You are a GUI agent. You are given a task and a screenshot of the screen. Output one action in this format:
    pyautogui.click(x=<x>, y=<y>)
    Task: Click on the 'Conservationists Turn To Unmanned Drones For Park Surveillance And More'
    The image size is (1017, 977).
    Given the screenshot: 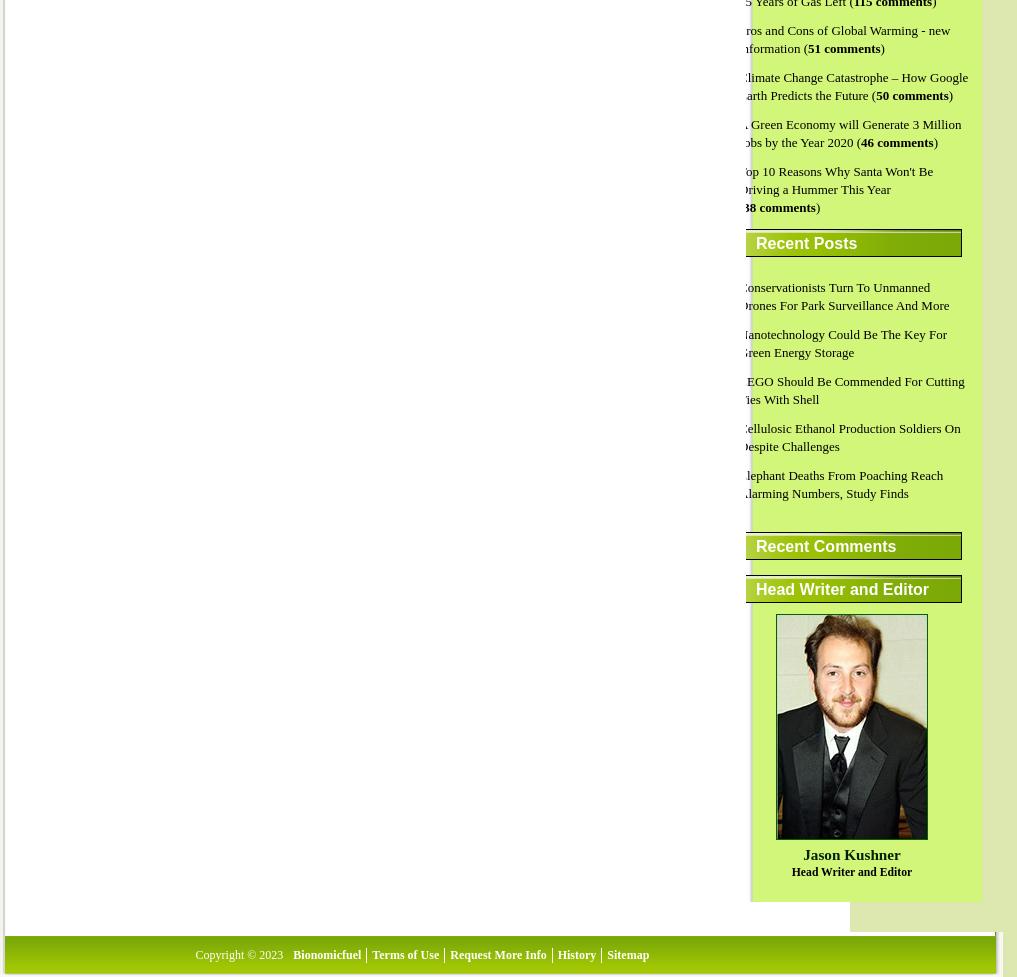 What is the action you would take?
    pyautogui.click(x=843, y=295)
    